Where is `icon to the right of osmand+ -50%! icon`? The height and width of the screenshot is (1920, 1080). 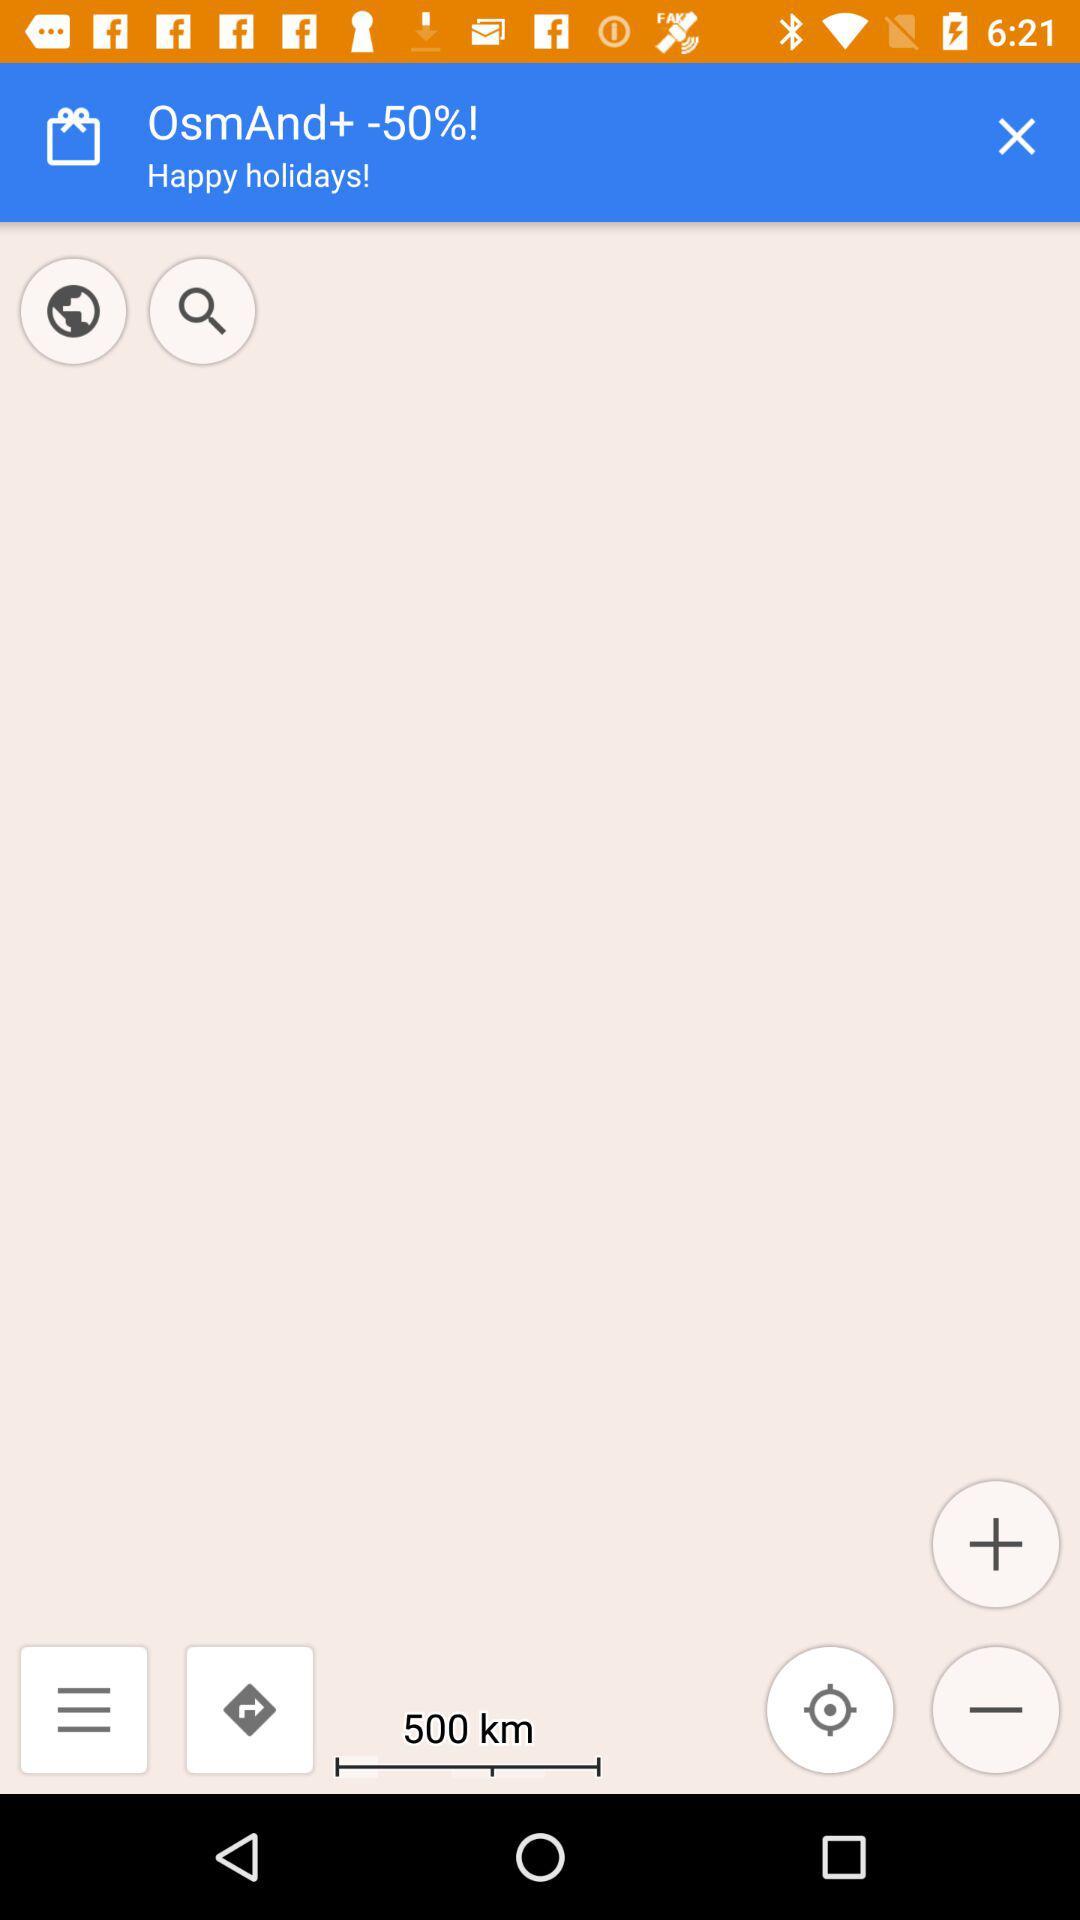 icon to the right of osmand+ -50%! icon is located at coordinates (1017, 135).